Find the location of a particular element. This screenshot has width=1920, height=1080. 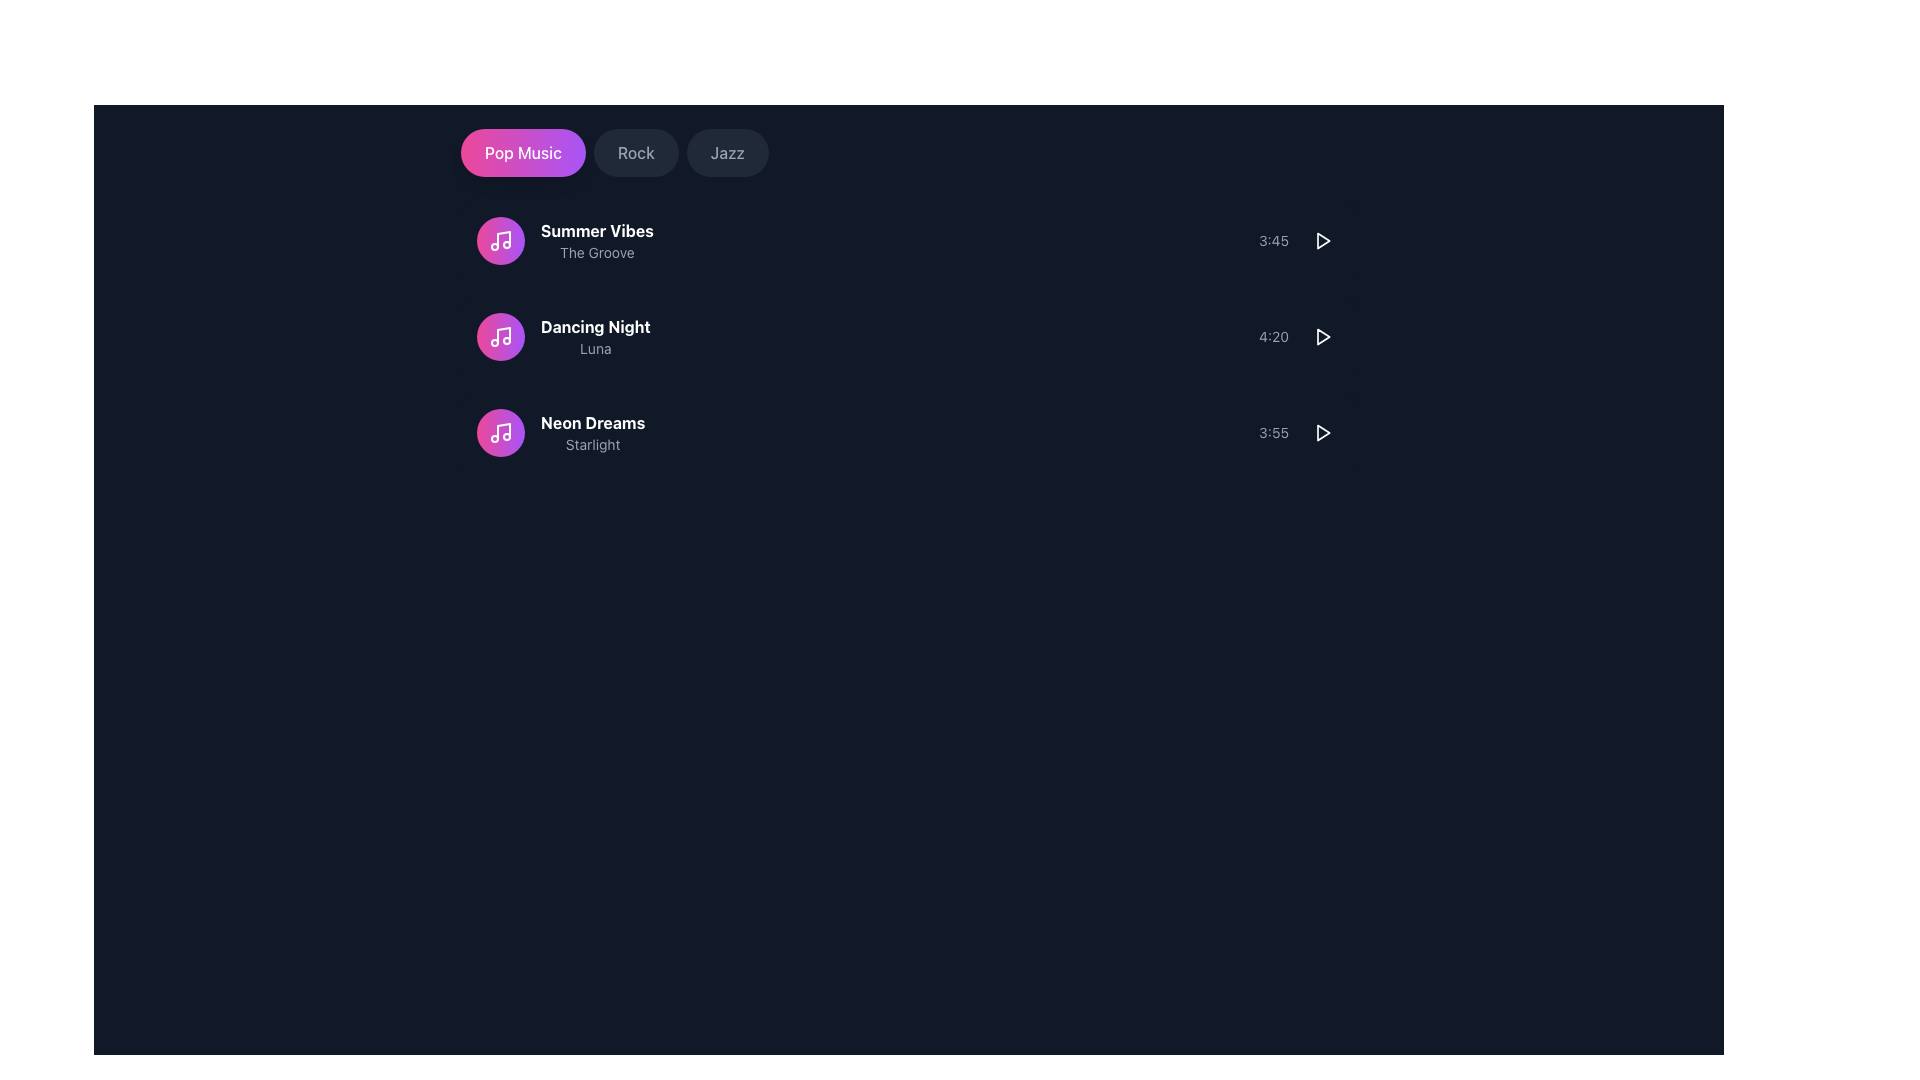

the text label 'Neon Dreams' which is the third item in a list of music tracks is located at coordinates (592, 431).